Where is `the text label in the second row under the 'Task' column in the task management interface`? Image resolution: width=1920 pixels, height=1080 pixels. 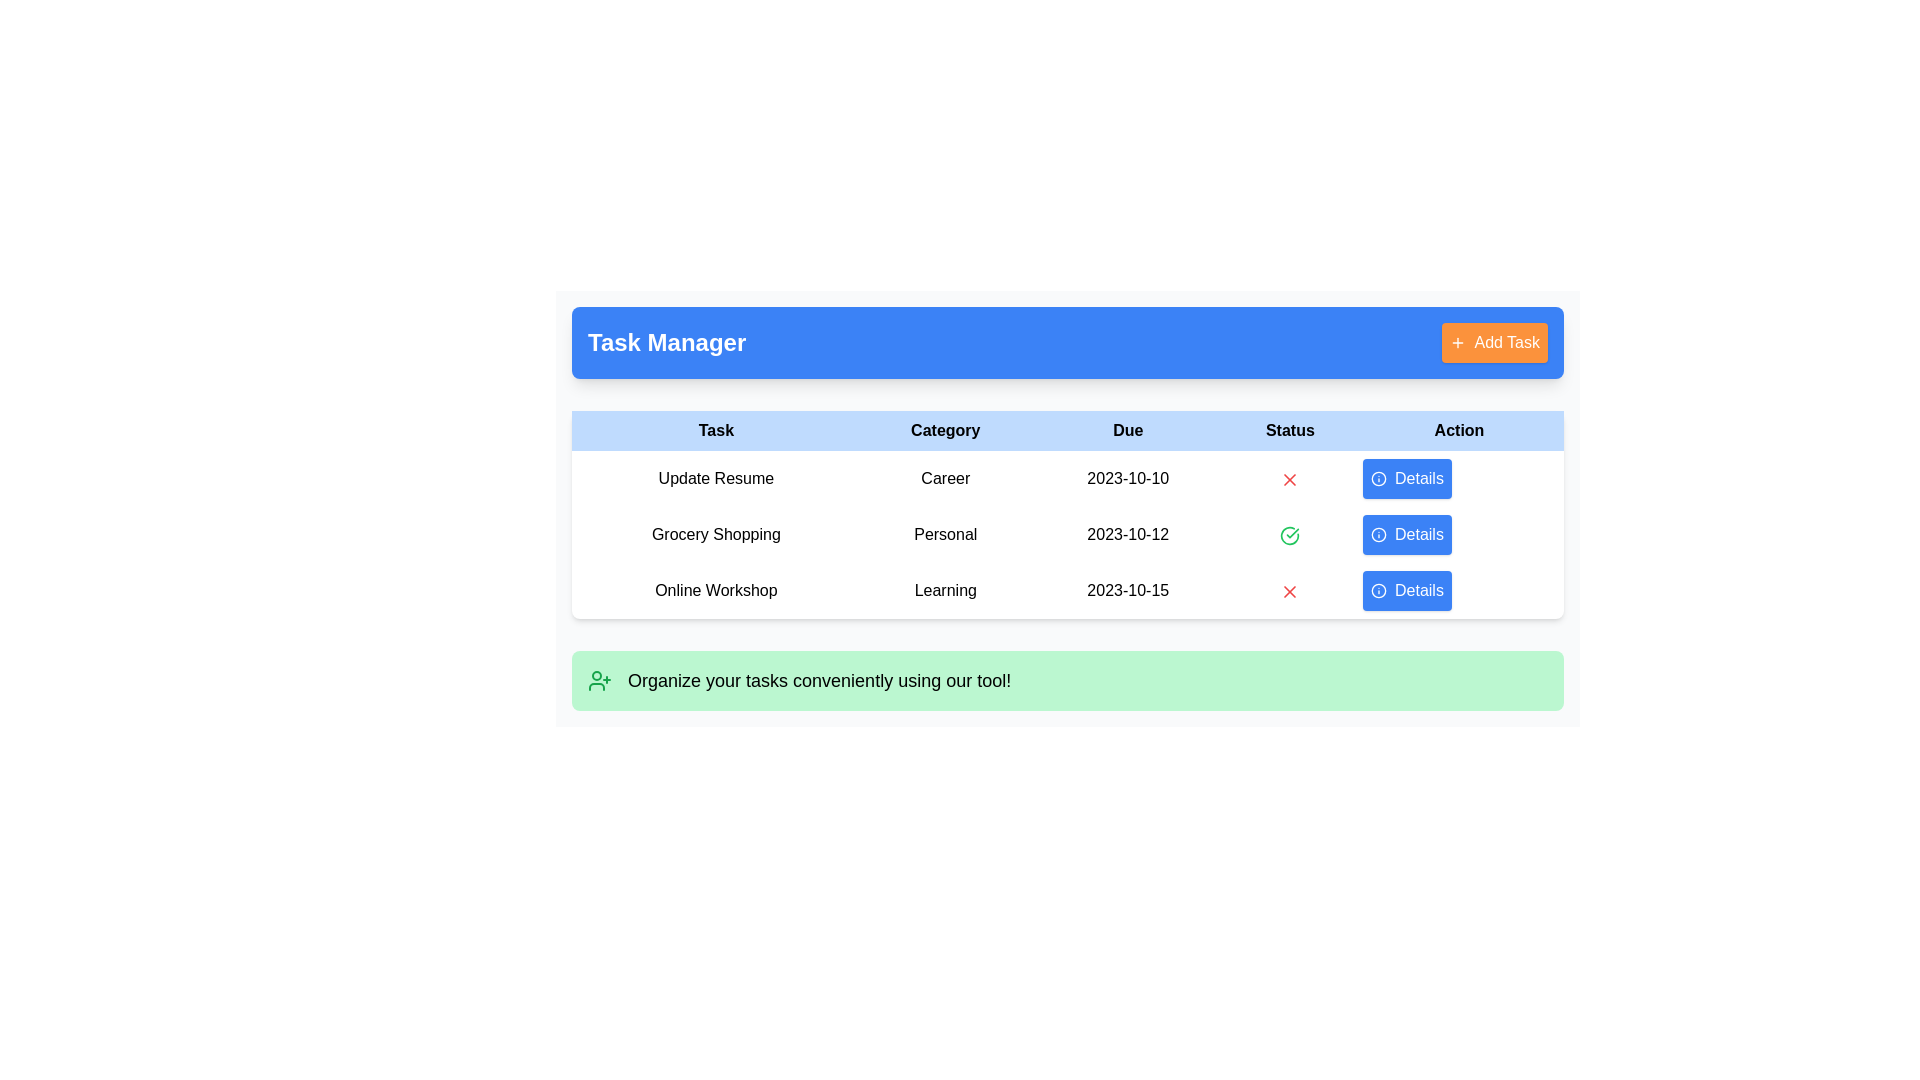
the text label in the second row under the 'Task' column in the task management interface is located at coordinates (716, 534).